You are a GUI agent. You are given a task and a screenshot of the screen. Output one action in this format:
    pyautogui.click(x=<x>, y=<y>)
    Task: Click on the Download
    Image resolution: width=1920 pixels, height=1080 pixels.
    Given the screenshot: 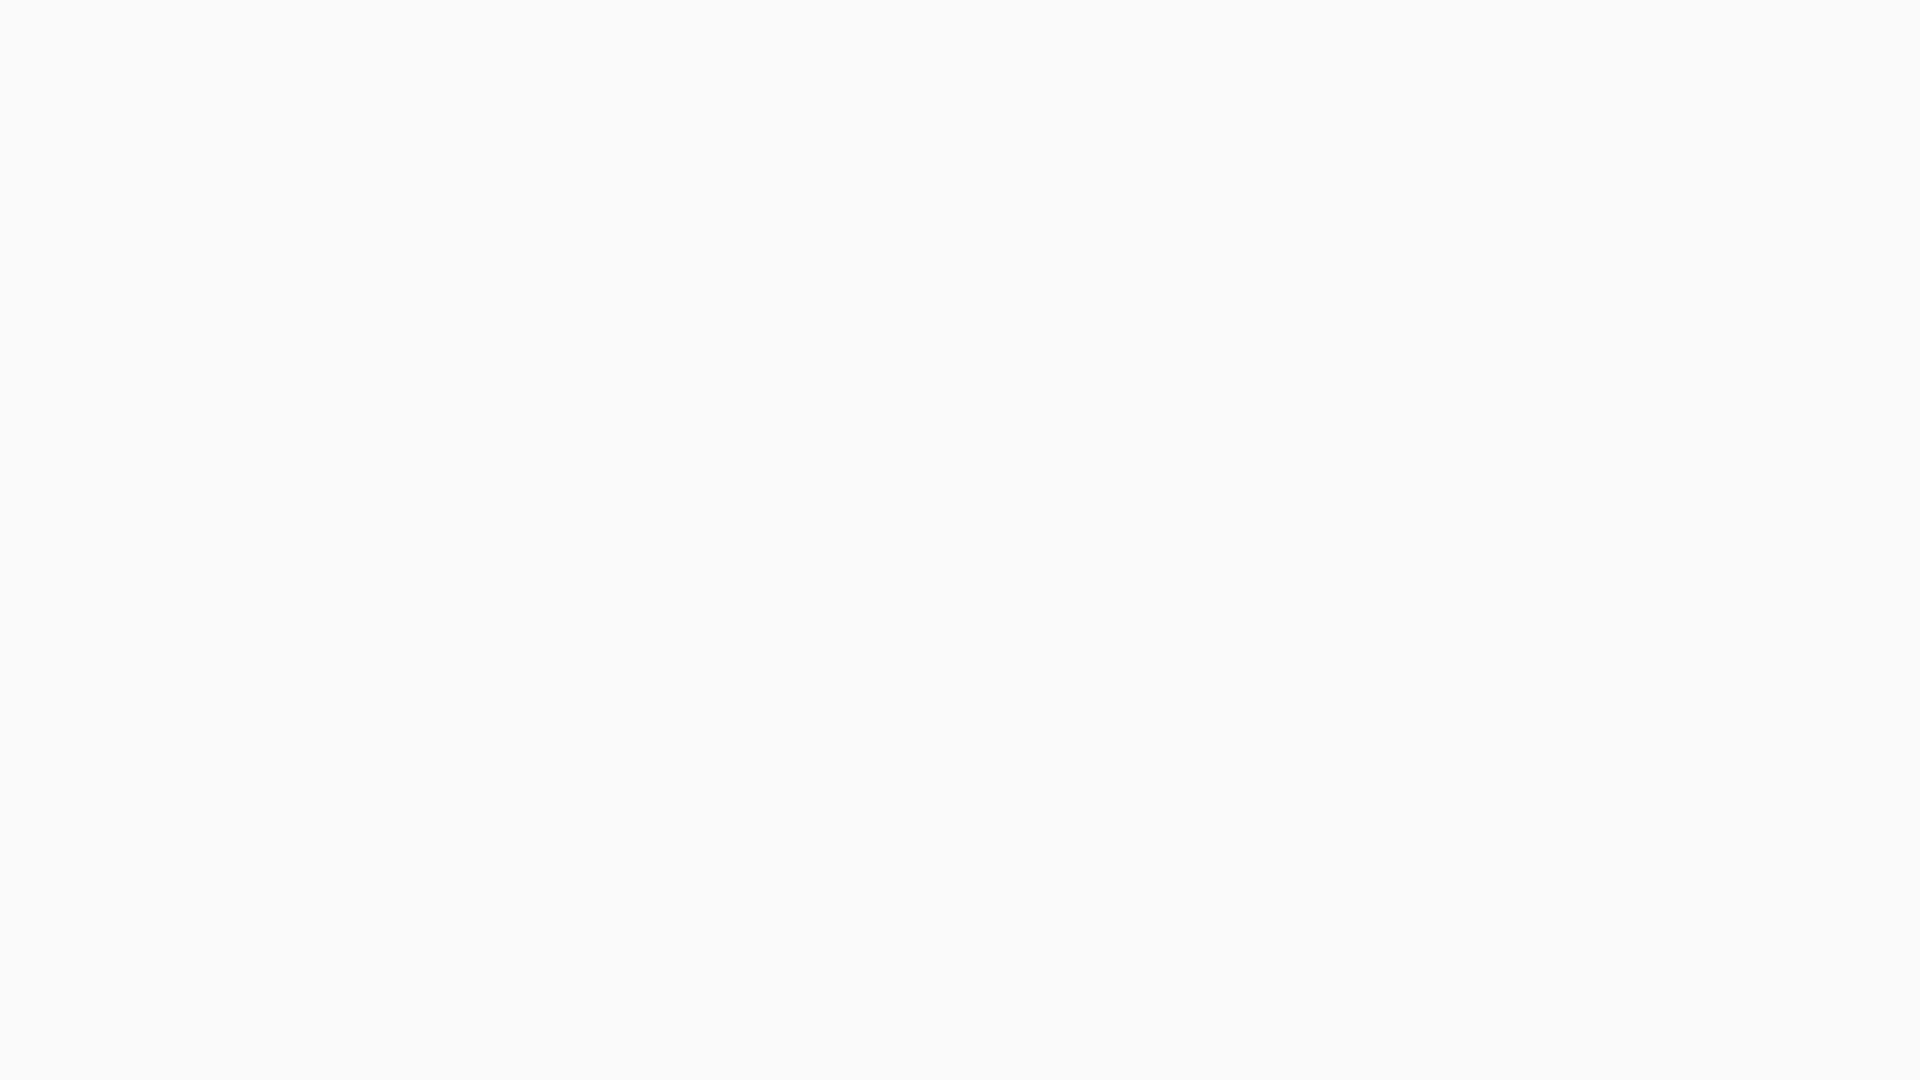 What is the action you would take?
    pyautogui.click(x=168, y=262)
    